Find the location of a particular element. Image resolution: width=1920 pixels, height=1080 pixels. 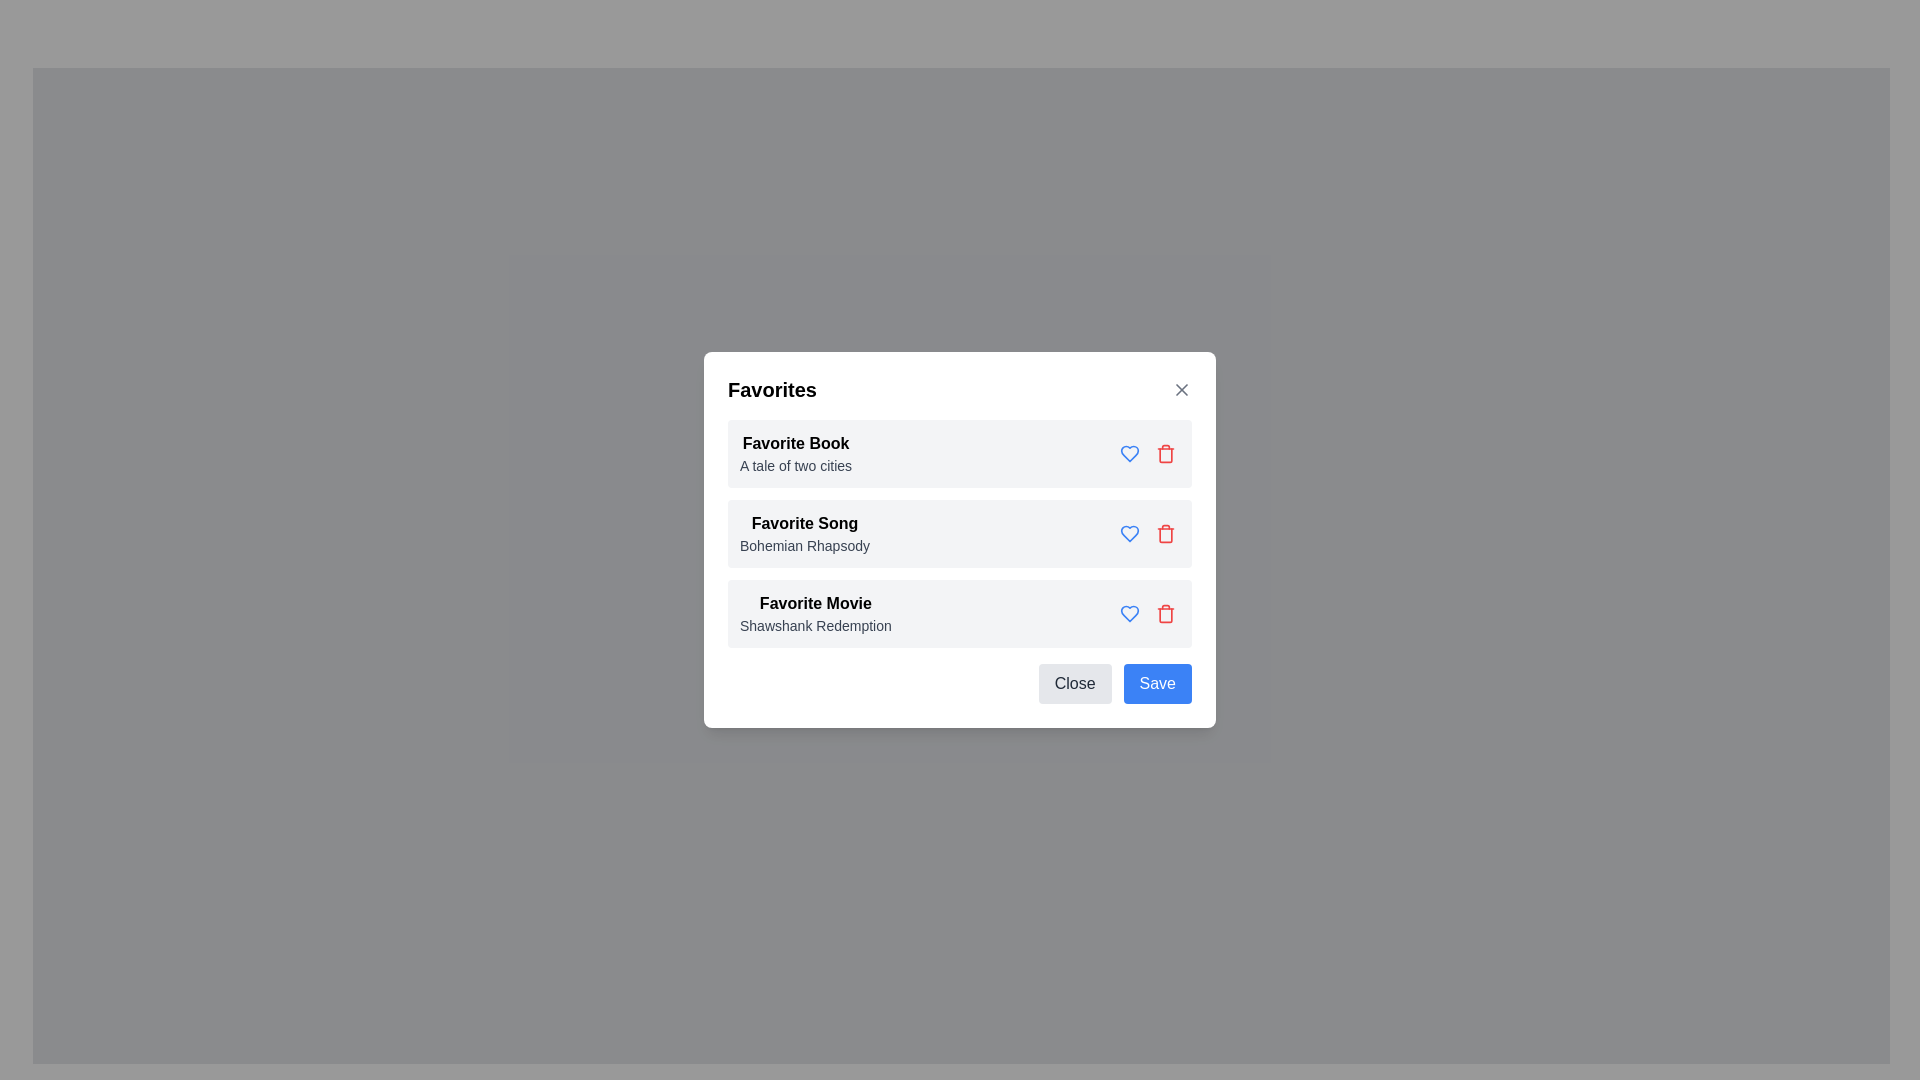

the icon button is located at coordinates (1129, 454).